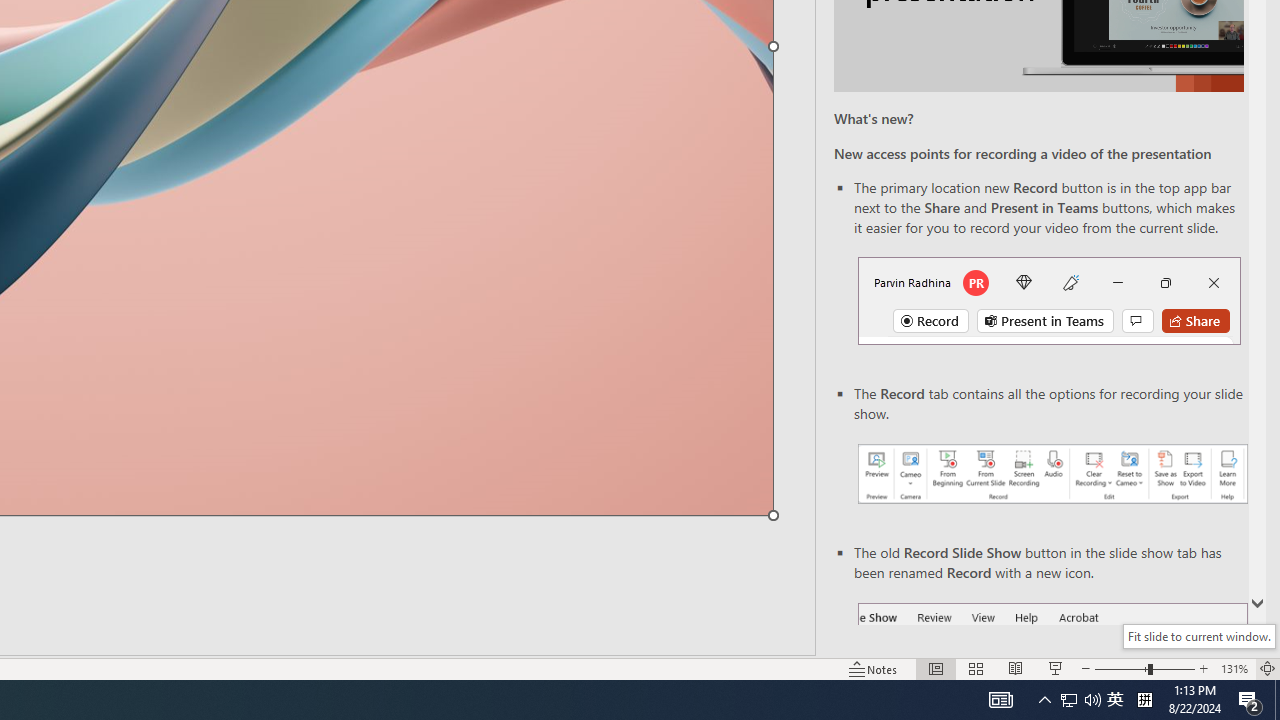 The height and width of the screenshot is (720, 1280). Describe the element at coordinates (1199, 636) in the screenshot. I see `'Fit slide to current window.'` at that location.